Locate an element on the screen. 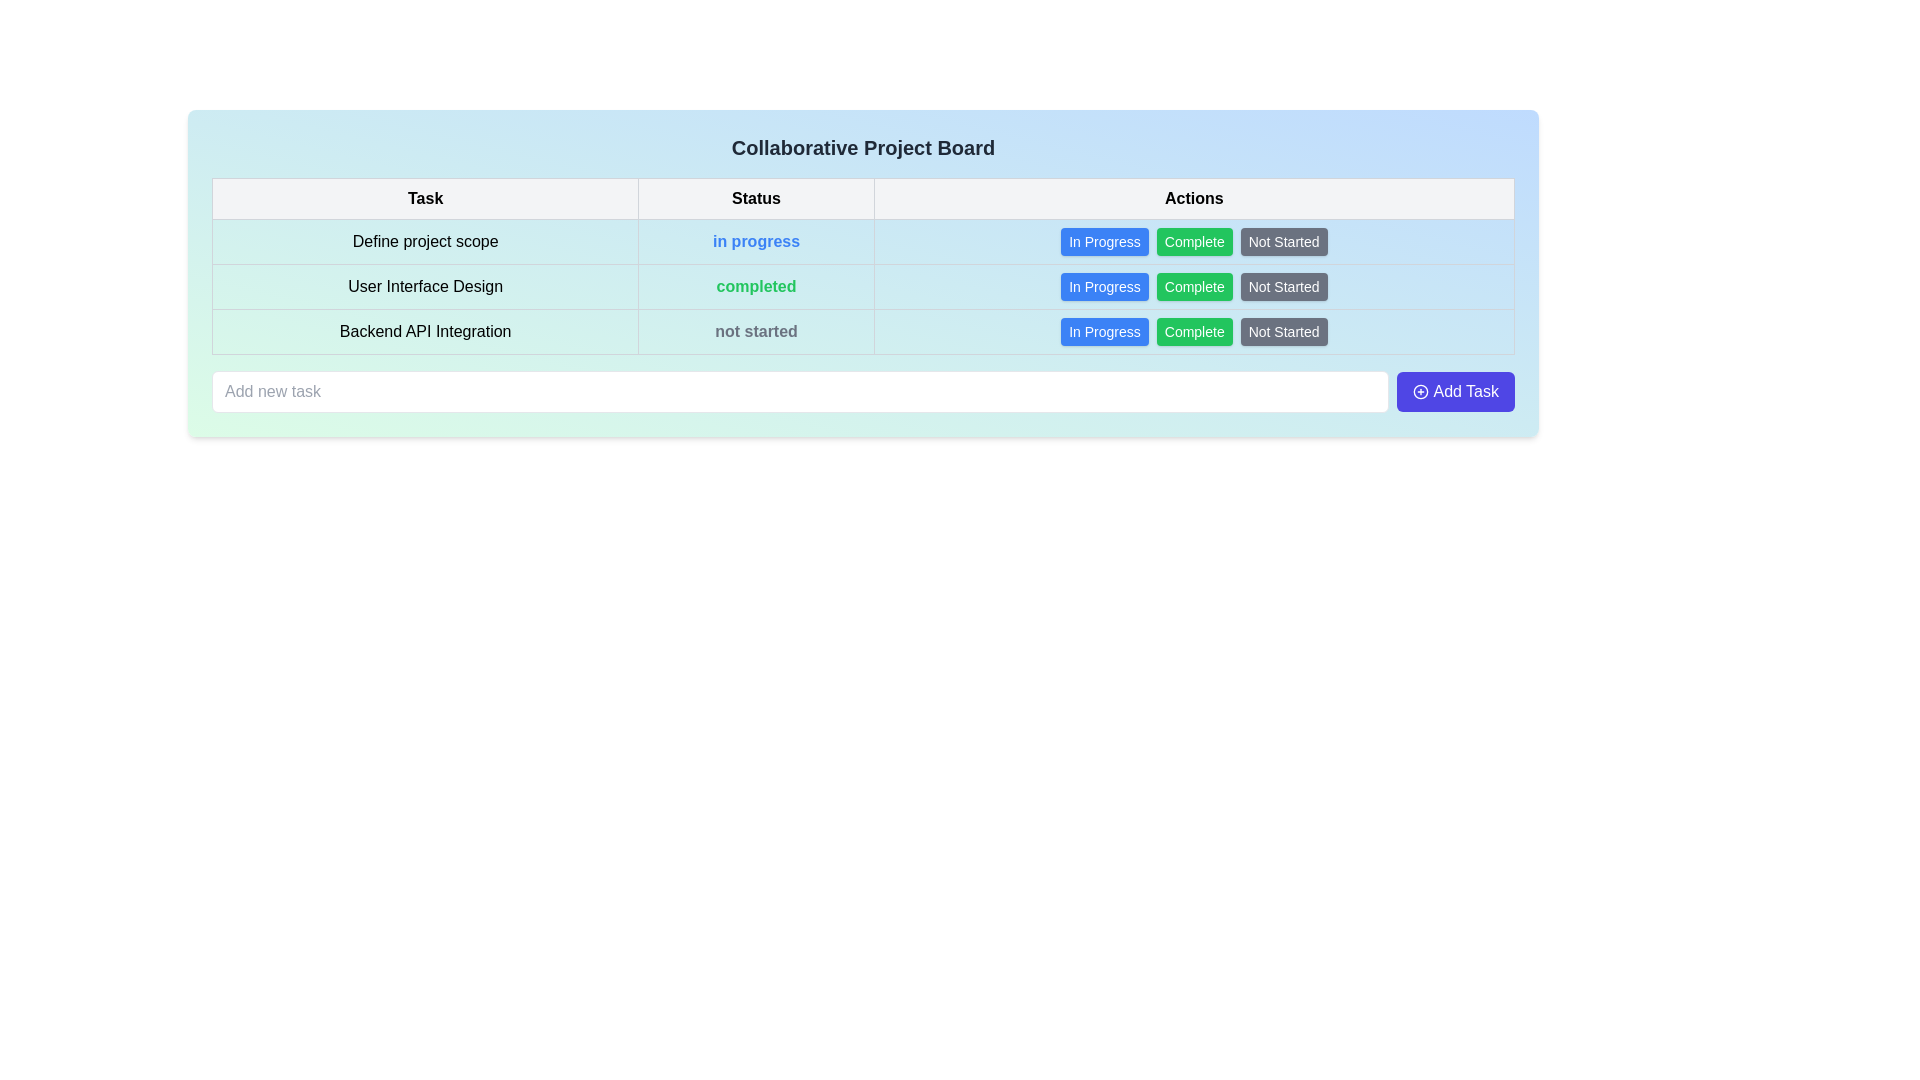  one of the buttons in the button group located in the 'Actions' column of the second row for the task 'User Interface Design' is located at coordinates (1194, 286).